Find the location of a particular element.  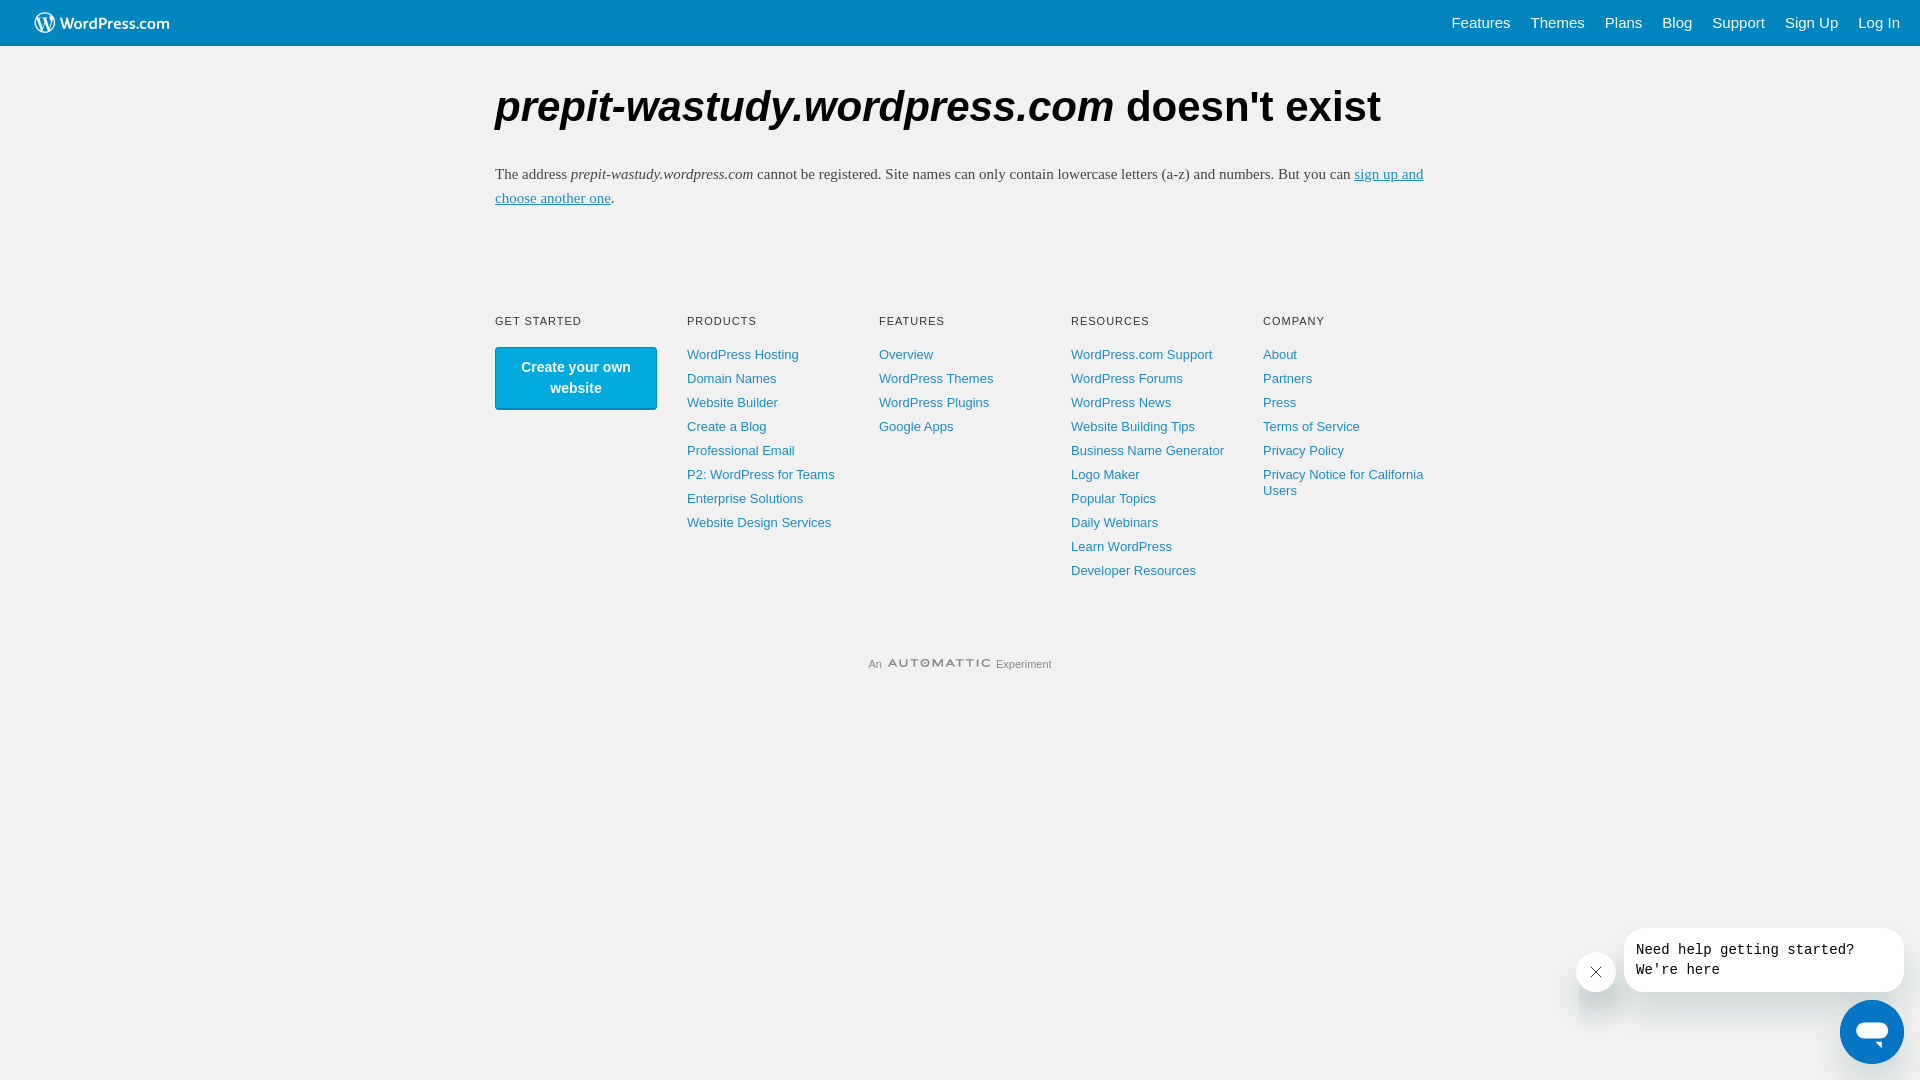

'Button to launch messaging window' is located at coordinates (1839, 1032).